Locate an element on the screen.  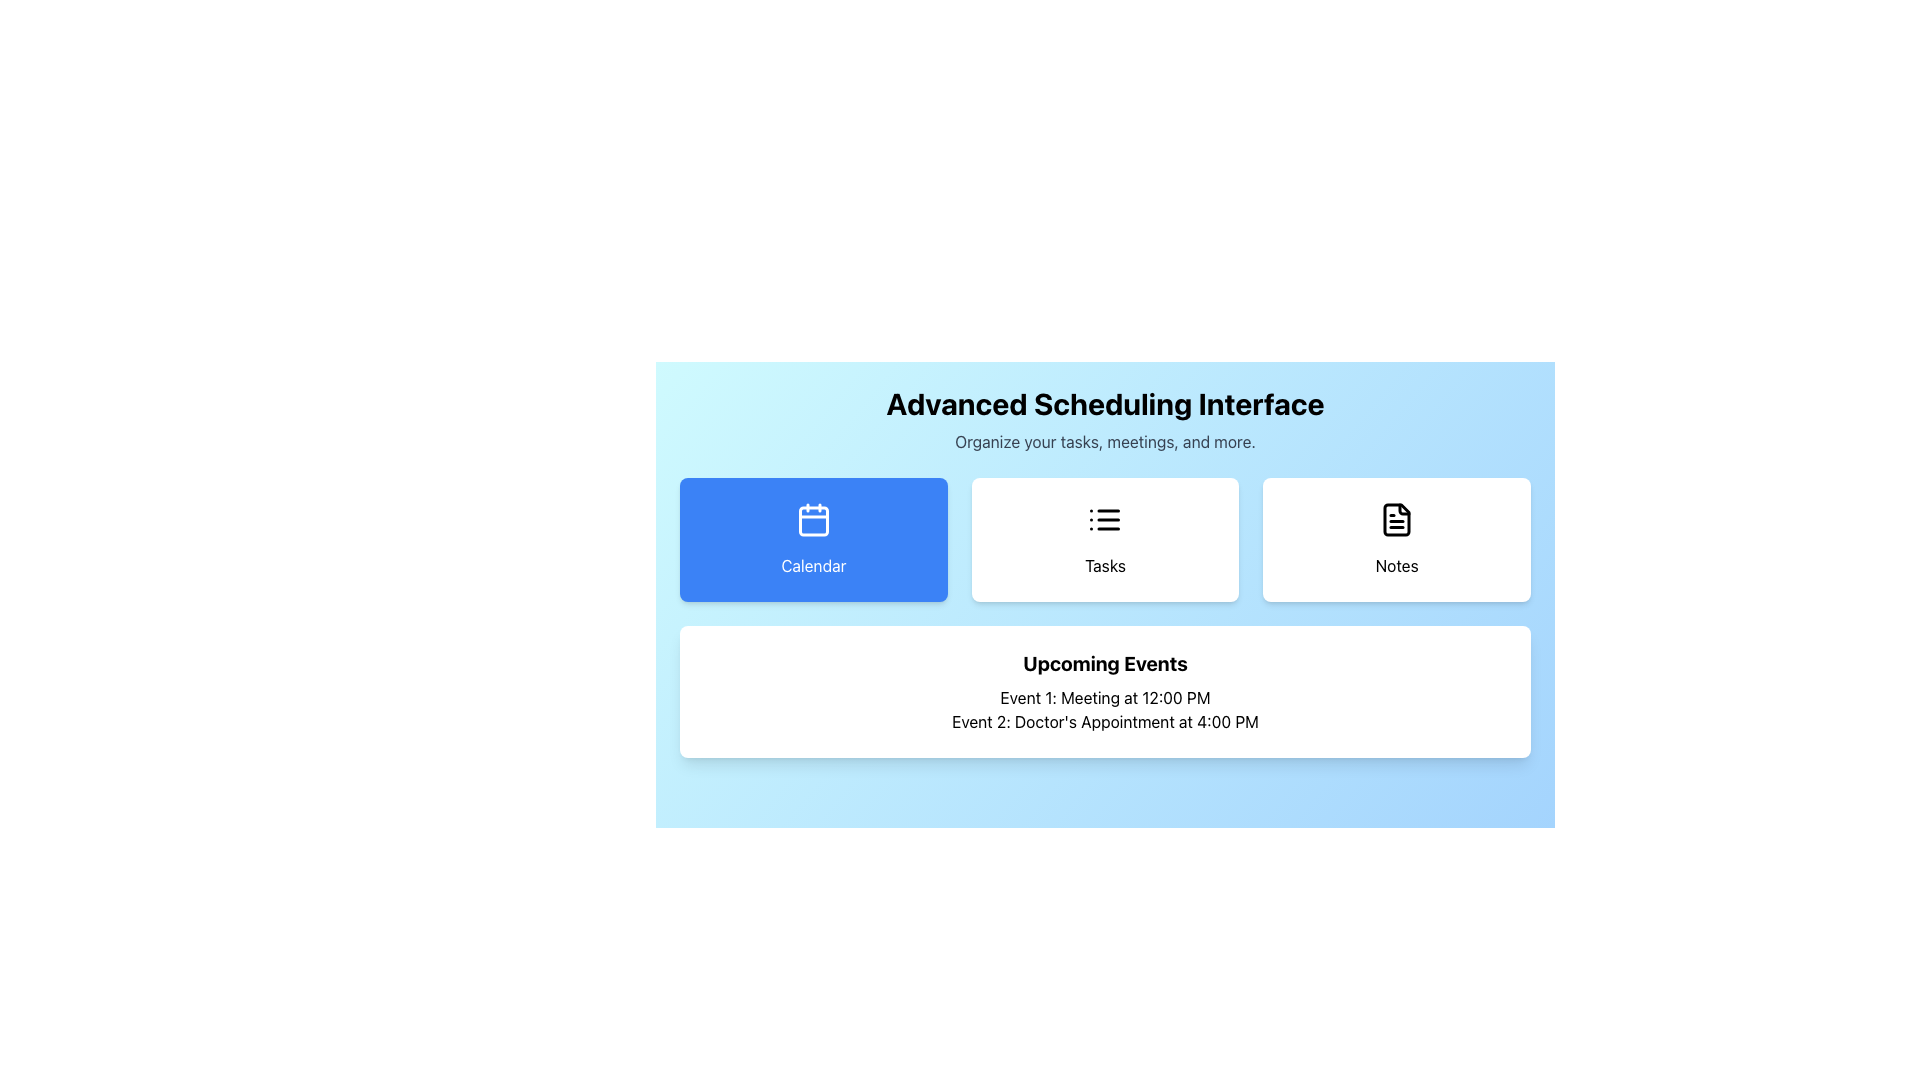
the icon resembling a document or file with text lines, which is centrally located above the text 'Notes' is located at coordinates (1396, 519).